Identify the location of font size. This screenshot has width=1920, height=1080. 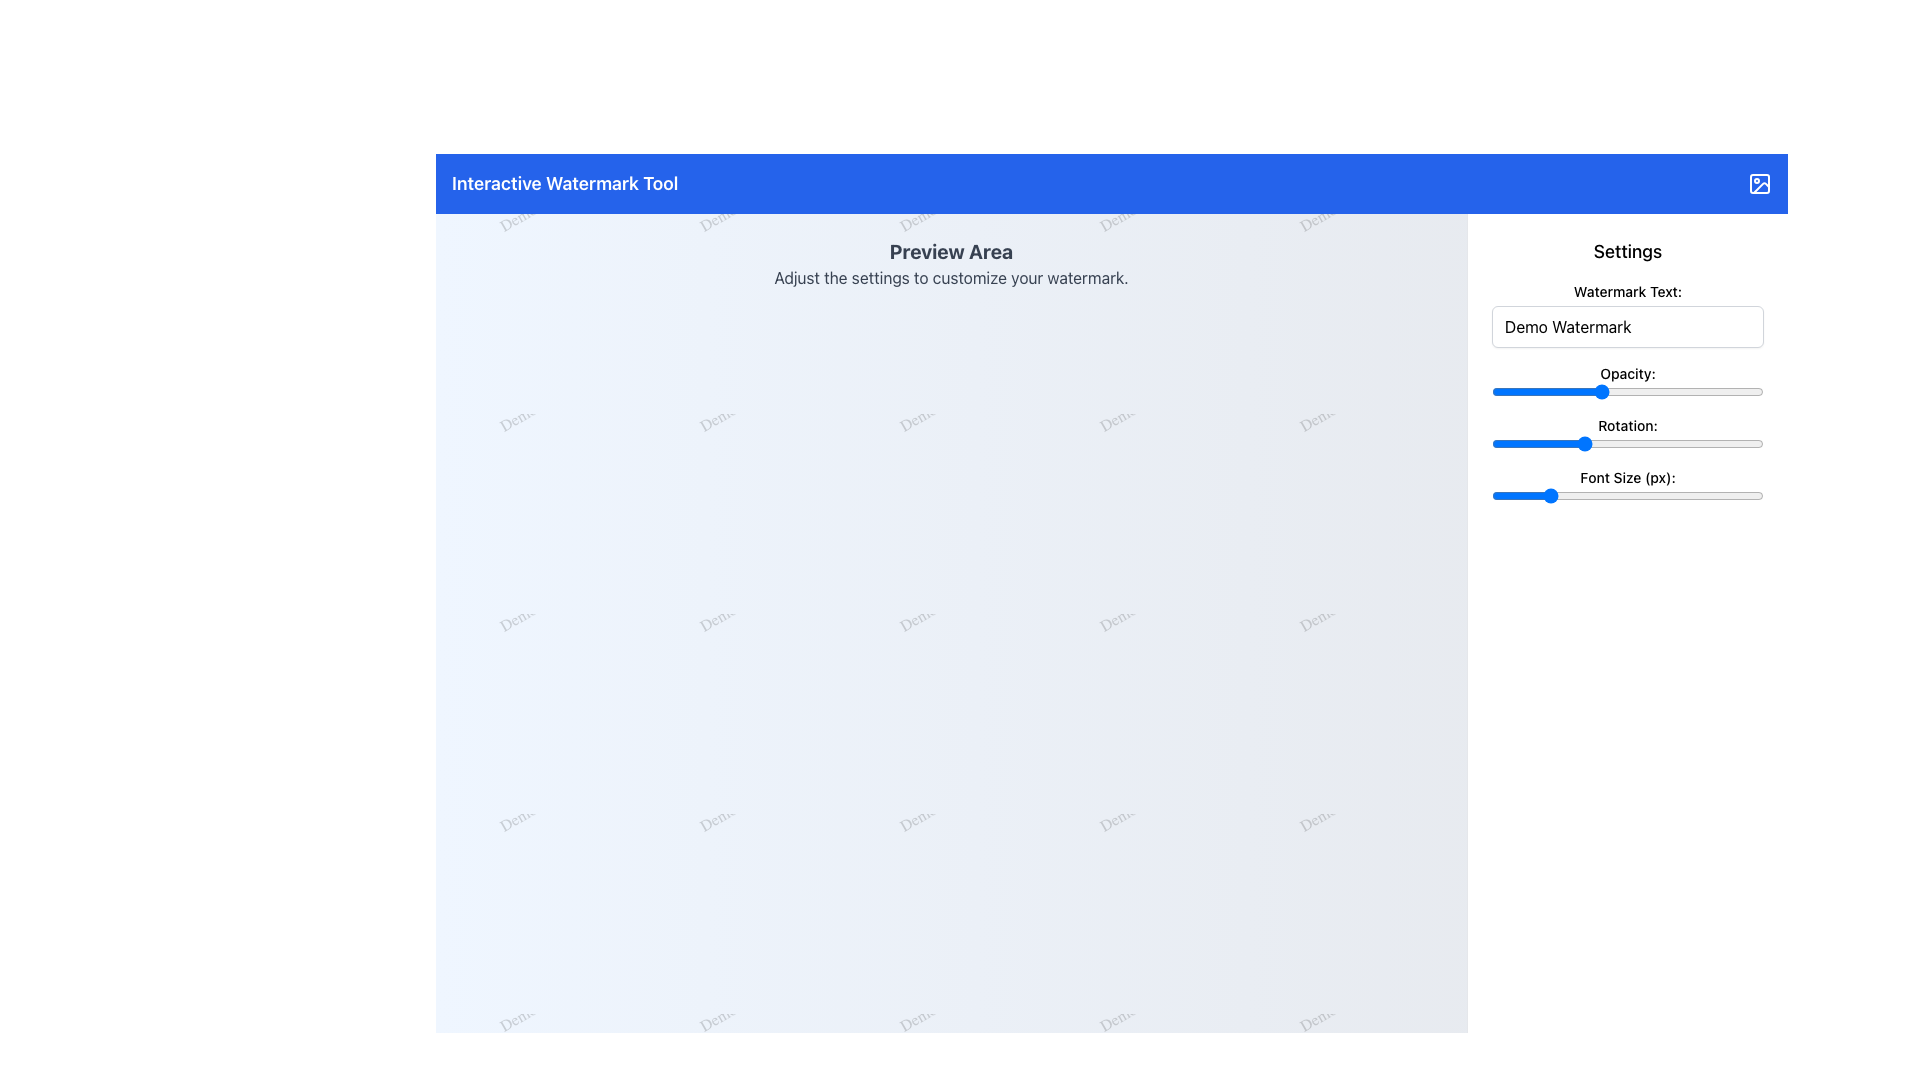
(1664, 495).